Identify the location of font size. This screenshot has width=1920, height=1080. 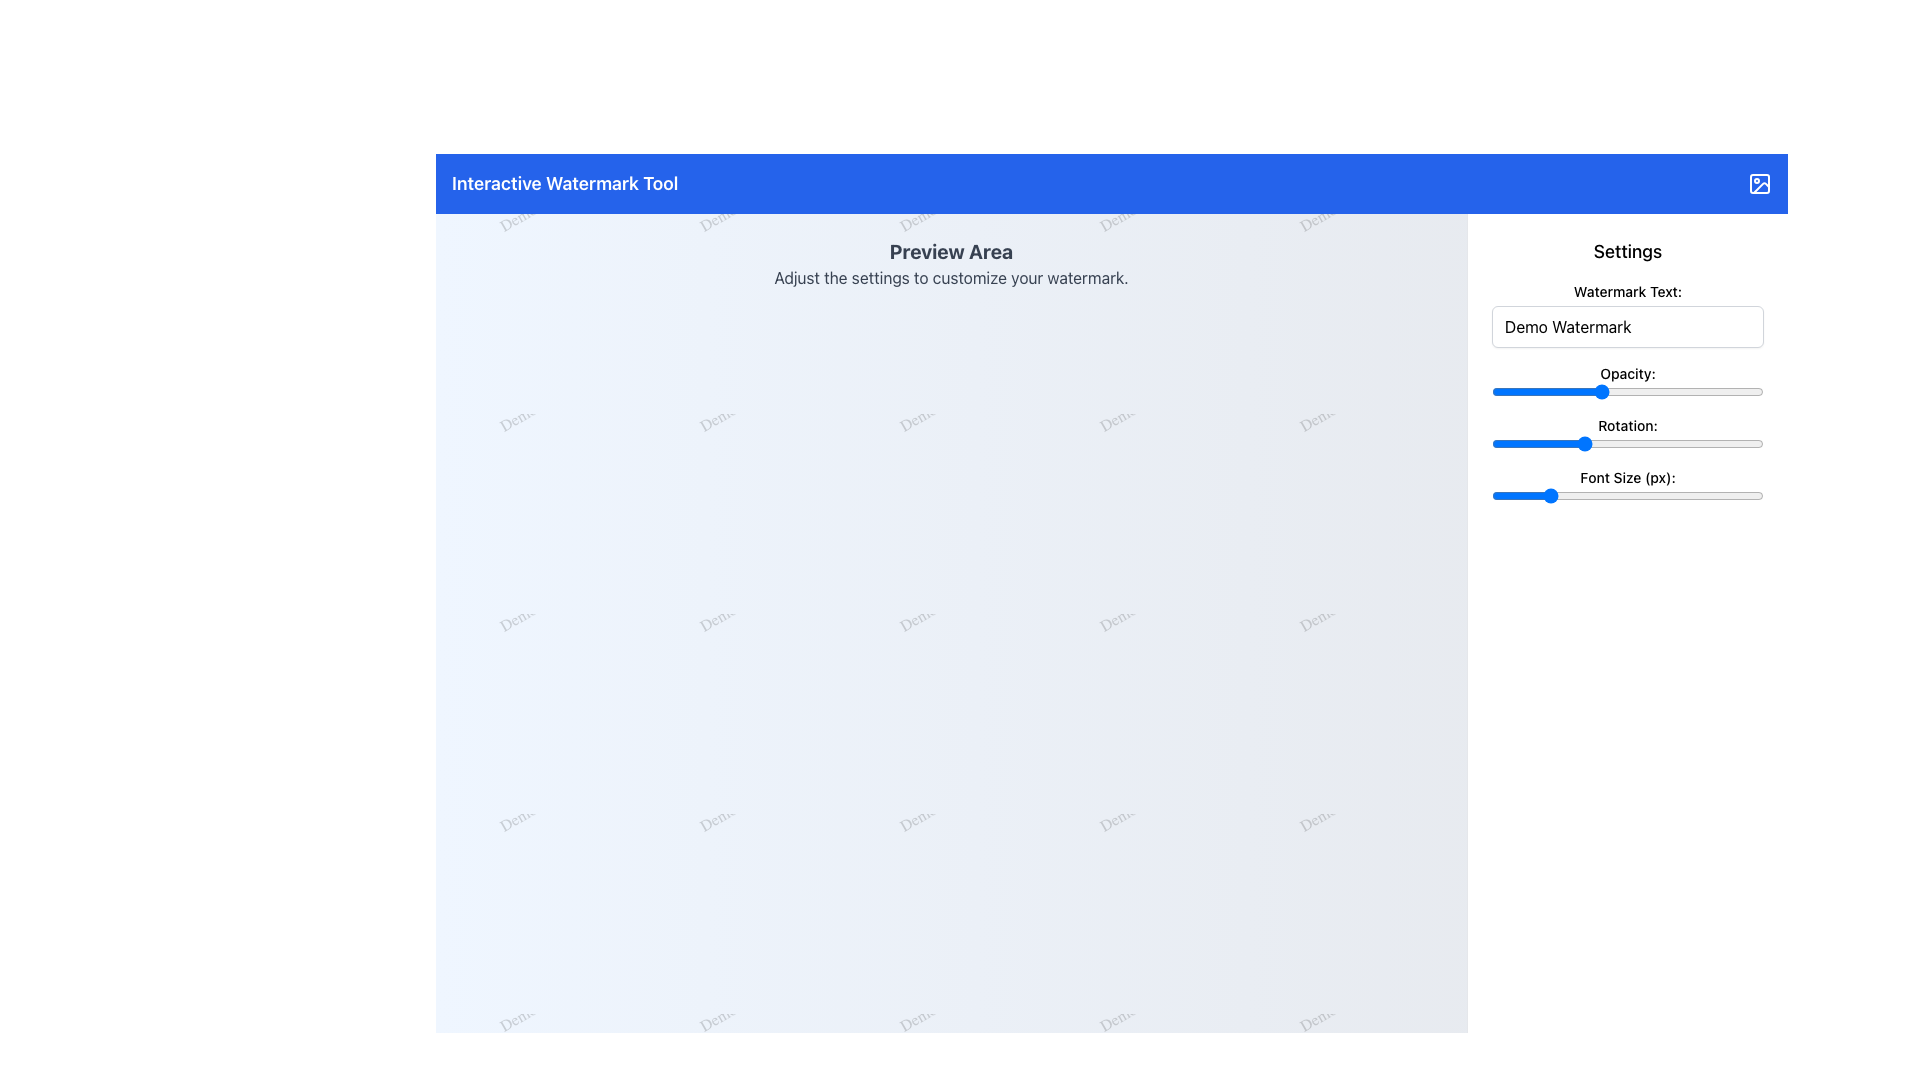
(1664, 495).